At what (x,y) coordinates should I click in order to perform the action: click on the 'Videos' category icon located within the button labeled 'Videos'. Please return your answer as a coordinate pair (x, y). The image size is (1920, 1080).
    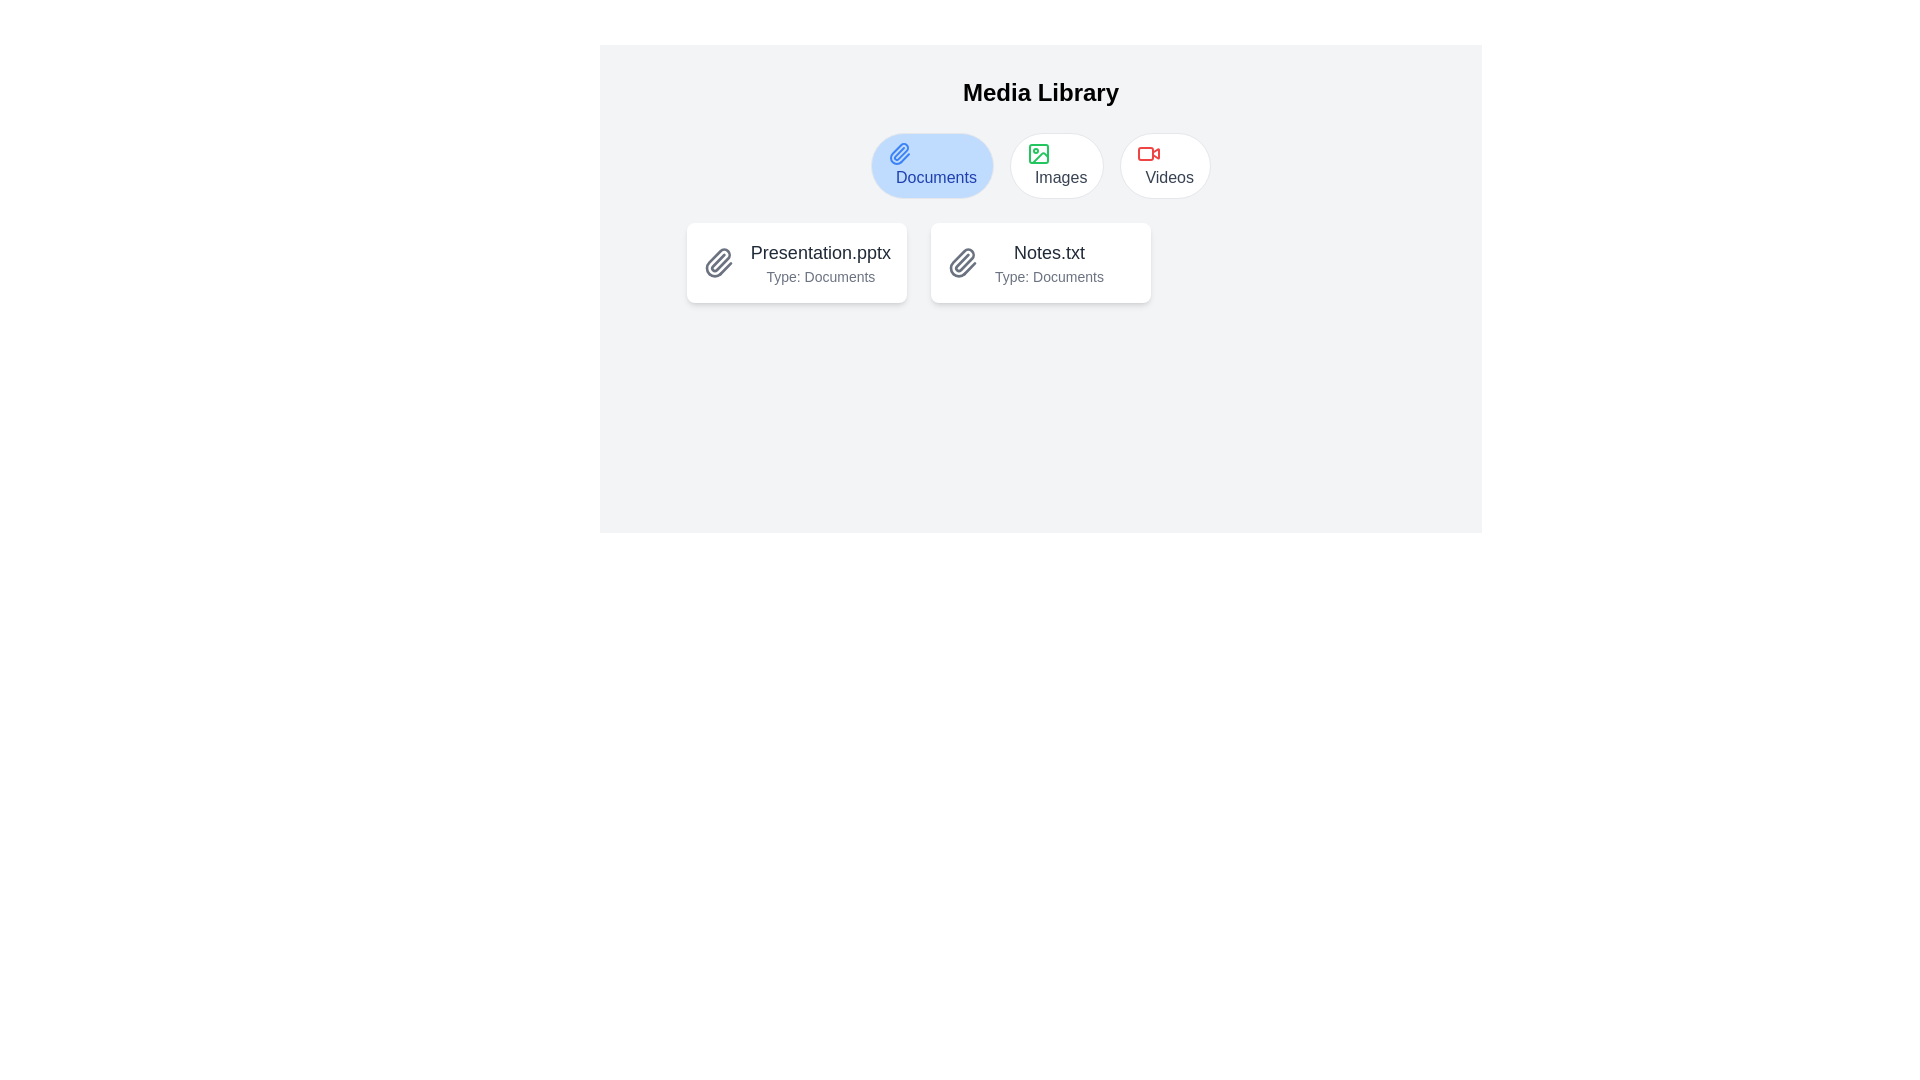
    Looking at the image, I should click on (1149, 153).